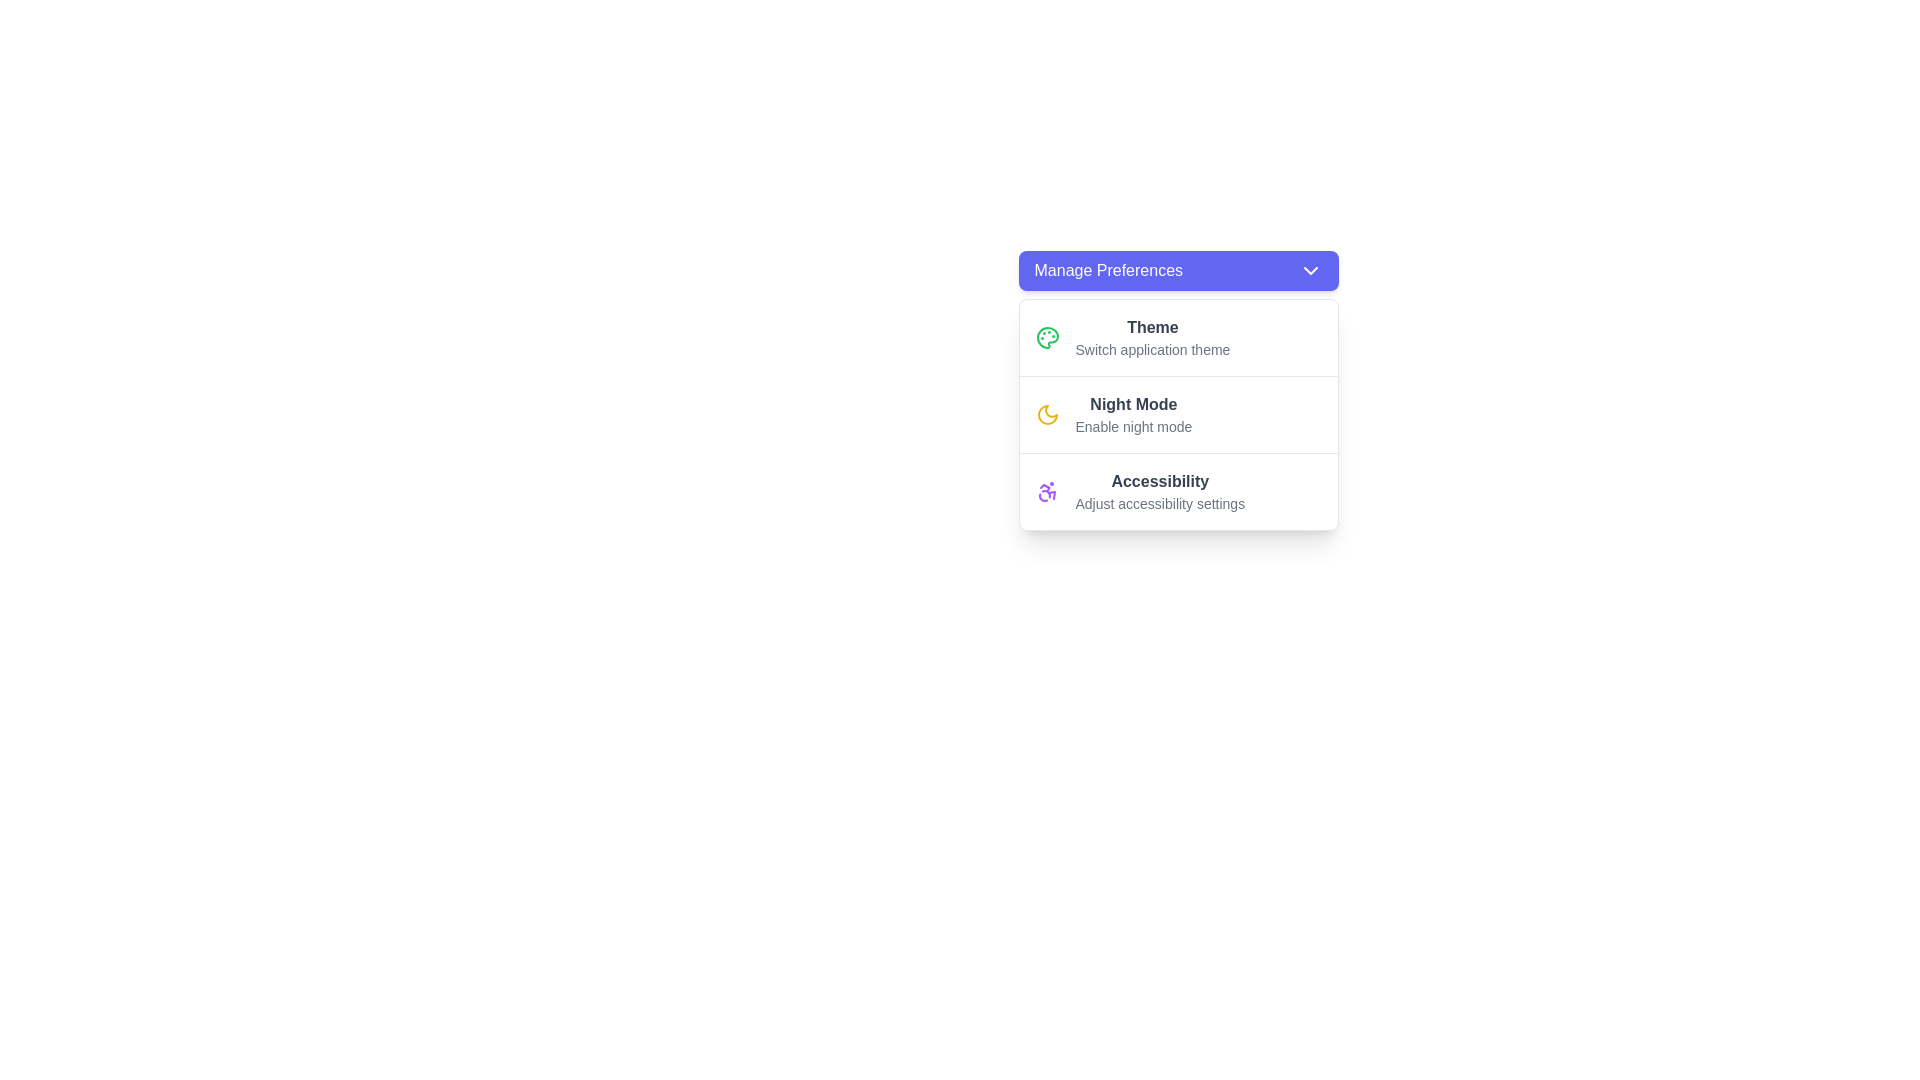 This screenshot has height=1080, width=1920. I want to click on the 'Accessibility' interactive card located at the bottom of the dropdown menu under 'Manage Preferences', so click(1178, 491).